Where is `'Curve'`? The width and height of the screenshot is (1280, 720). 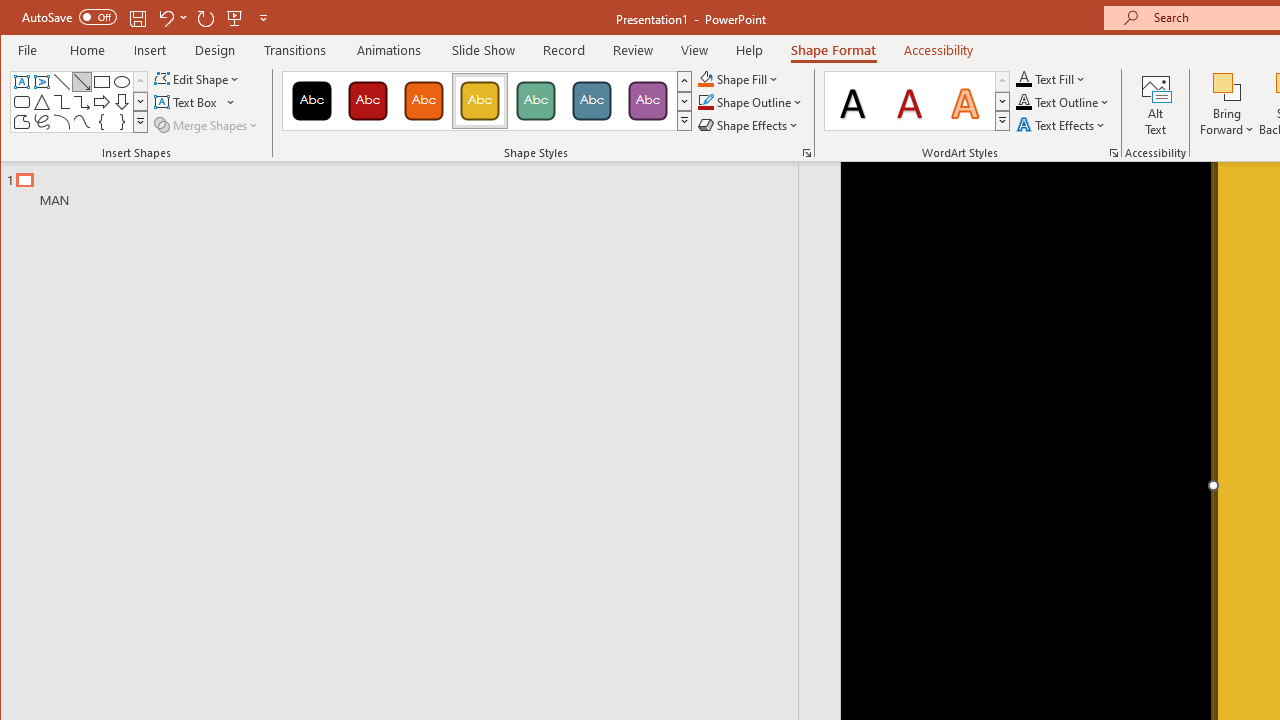
'Curve' is located at coordinates (80, 122).